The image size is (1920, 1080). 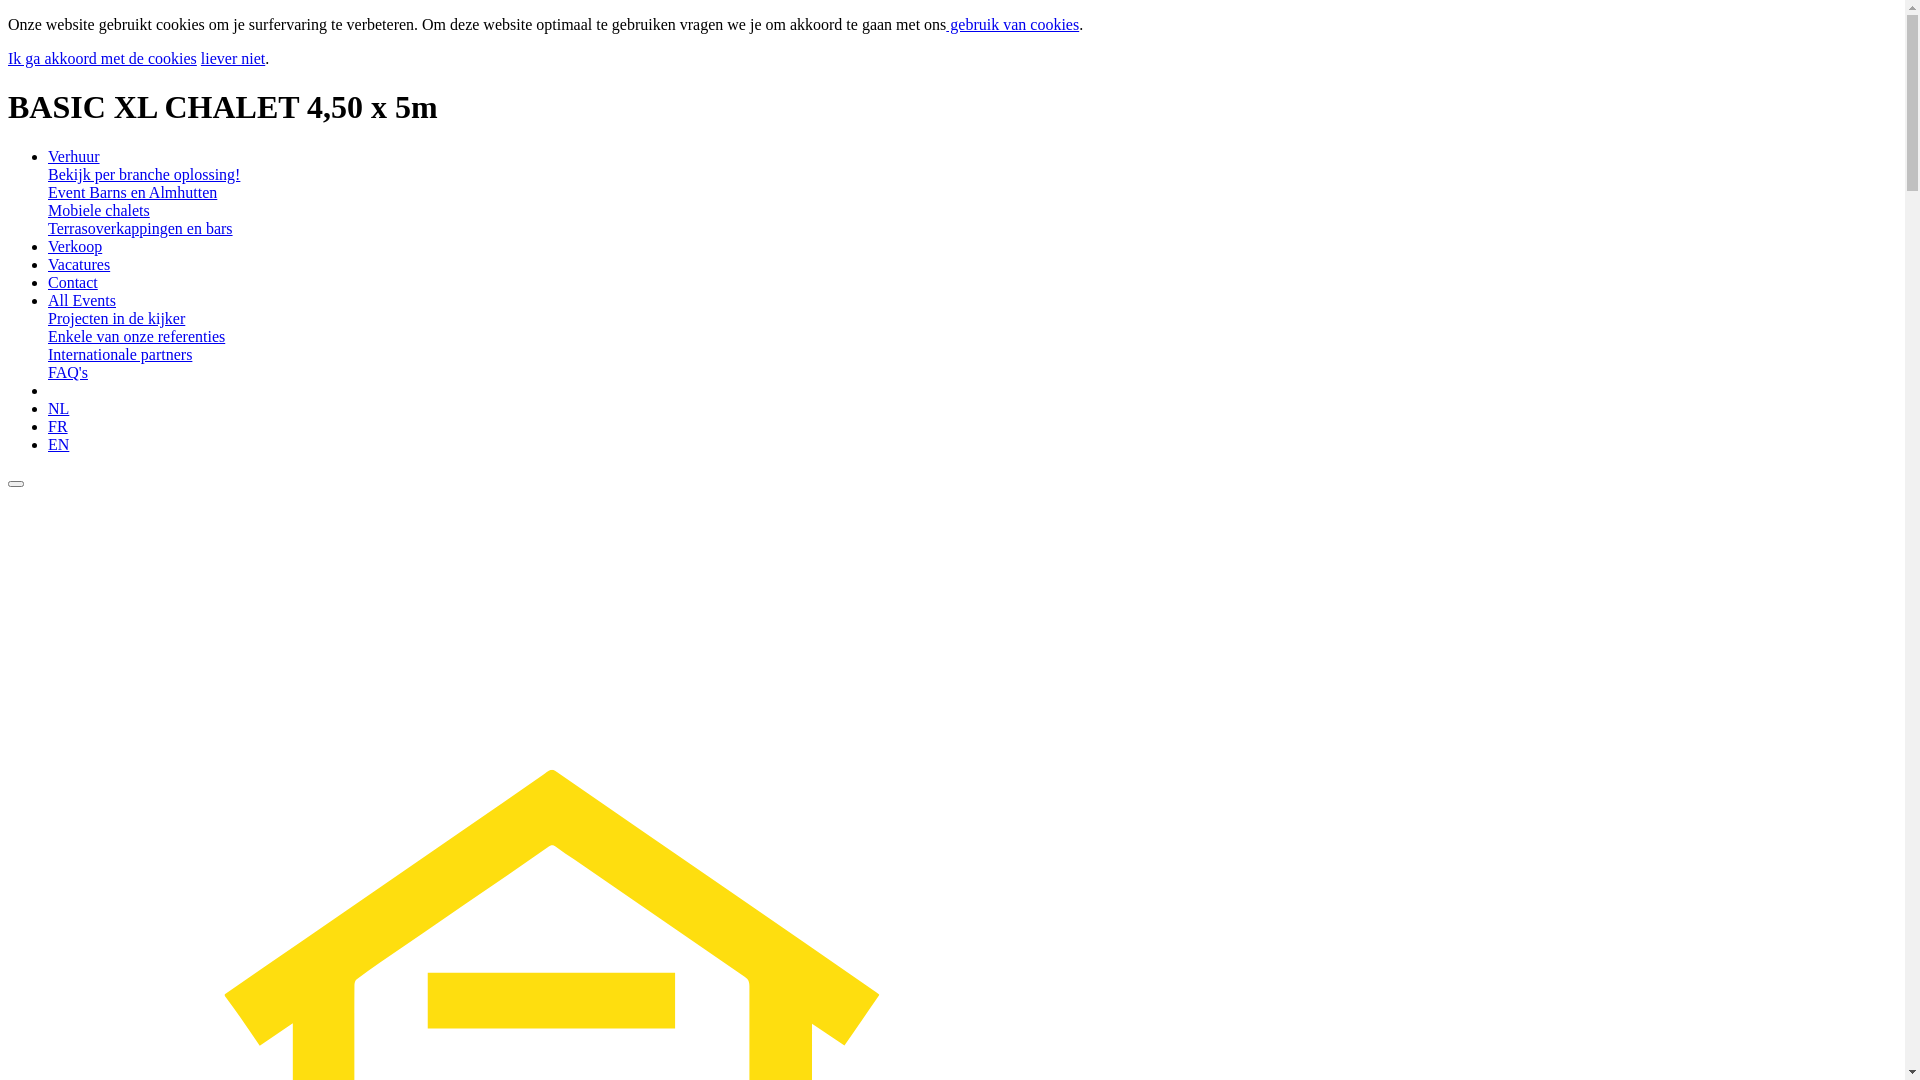 I want to click on 'Contact', so click(x=72, y=282).